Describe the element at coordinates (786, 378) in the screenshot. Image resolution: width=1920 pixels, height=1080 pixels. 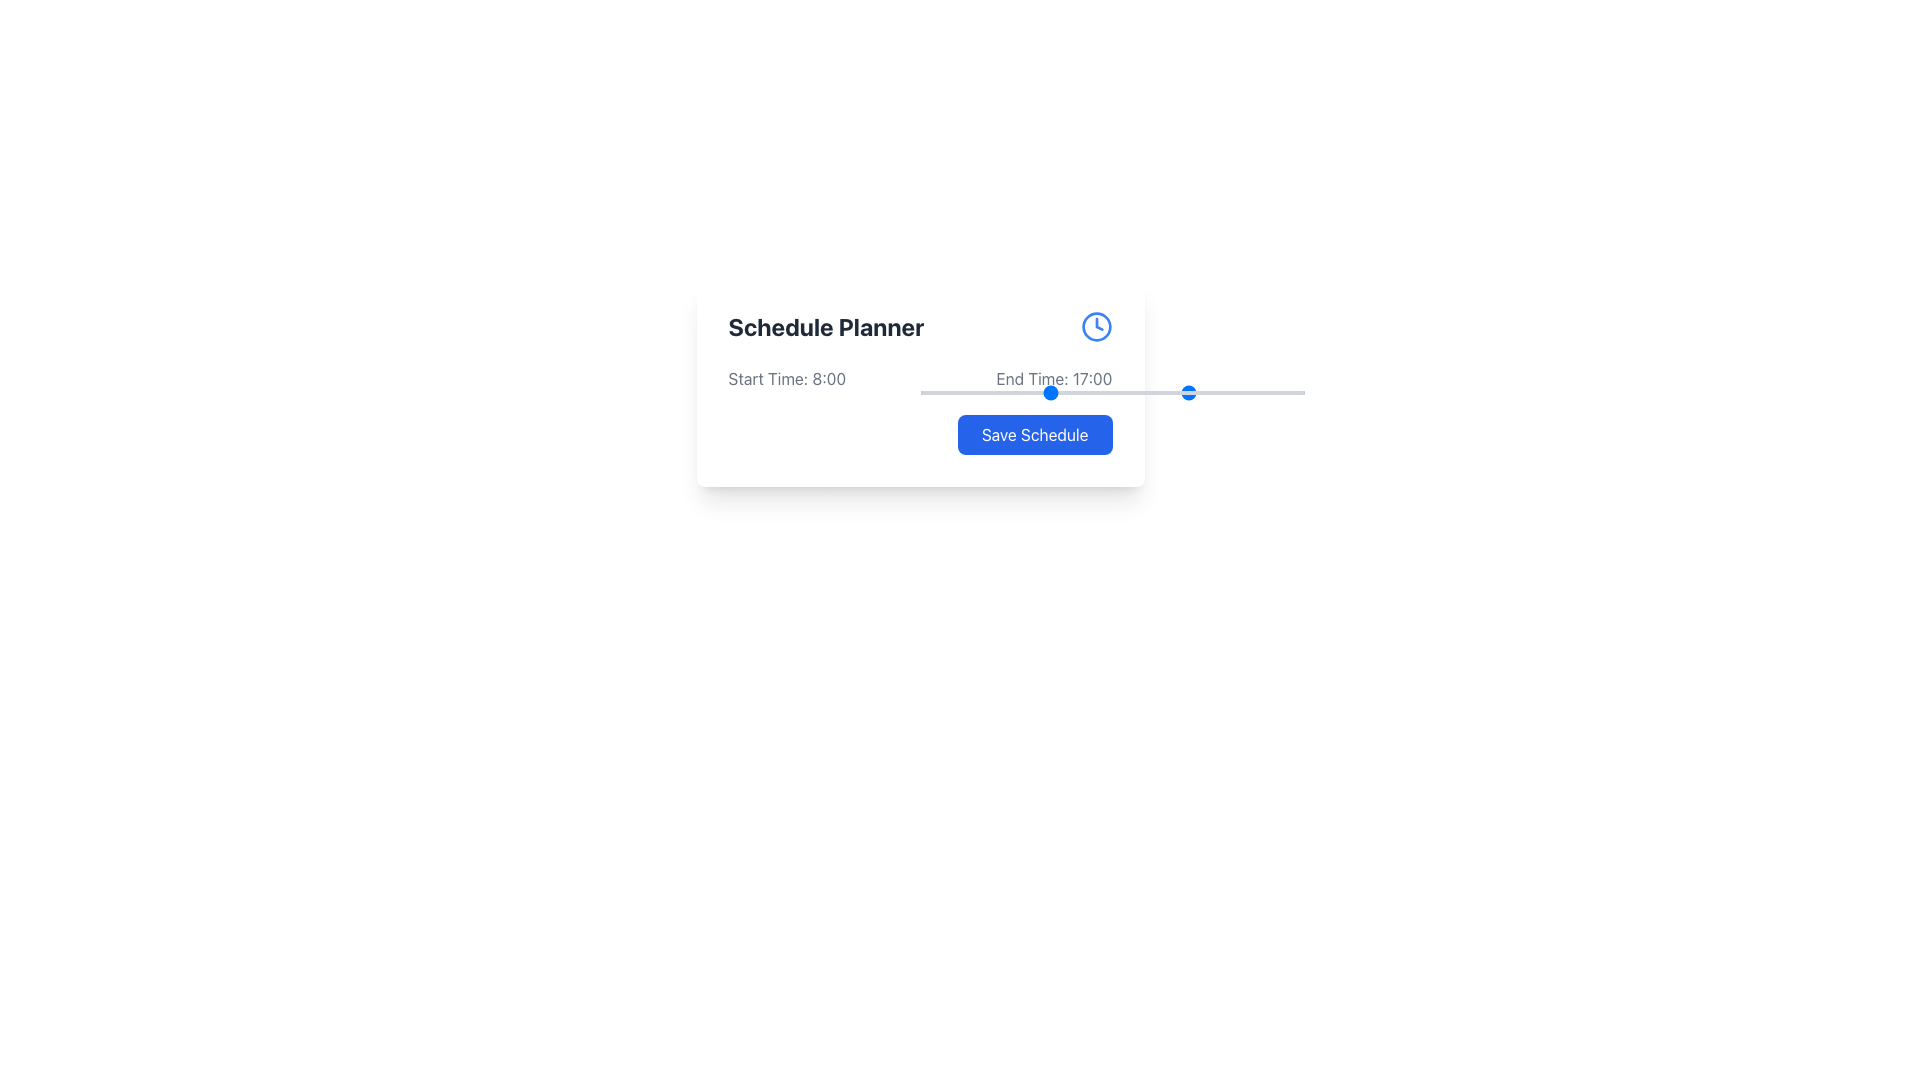
I see `'Start Time: 8:00' text label to gather information about the start time` at that location.